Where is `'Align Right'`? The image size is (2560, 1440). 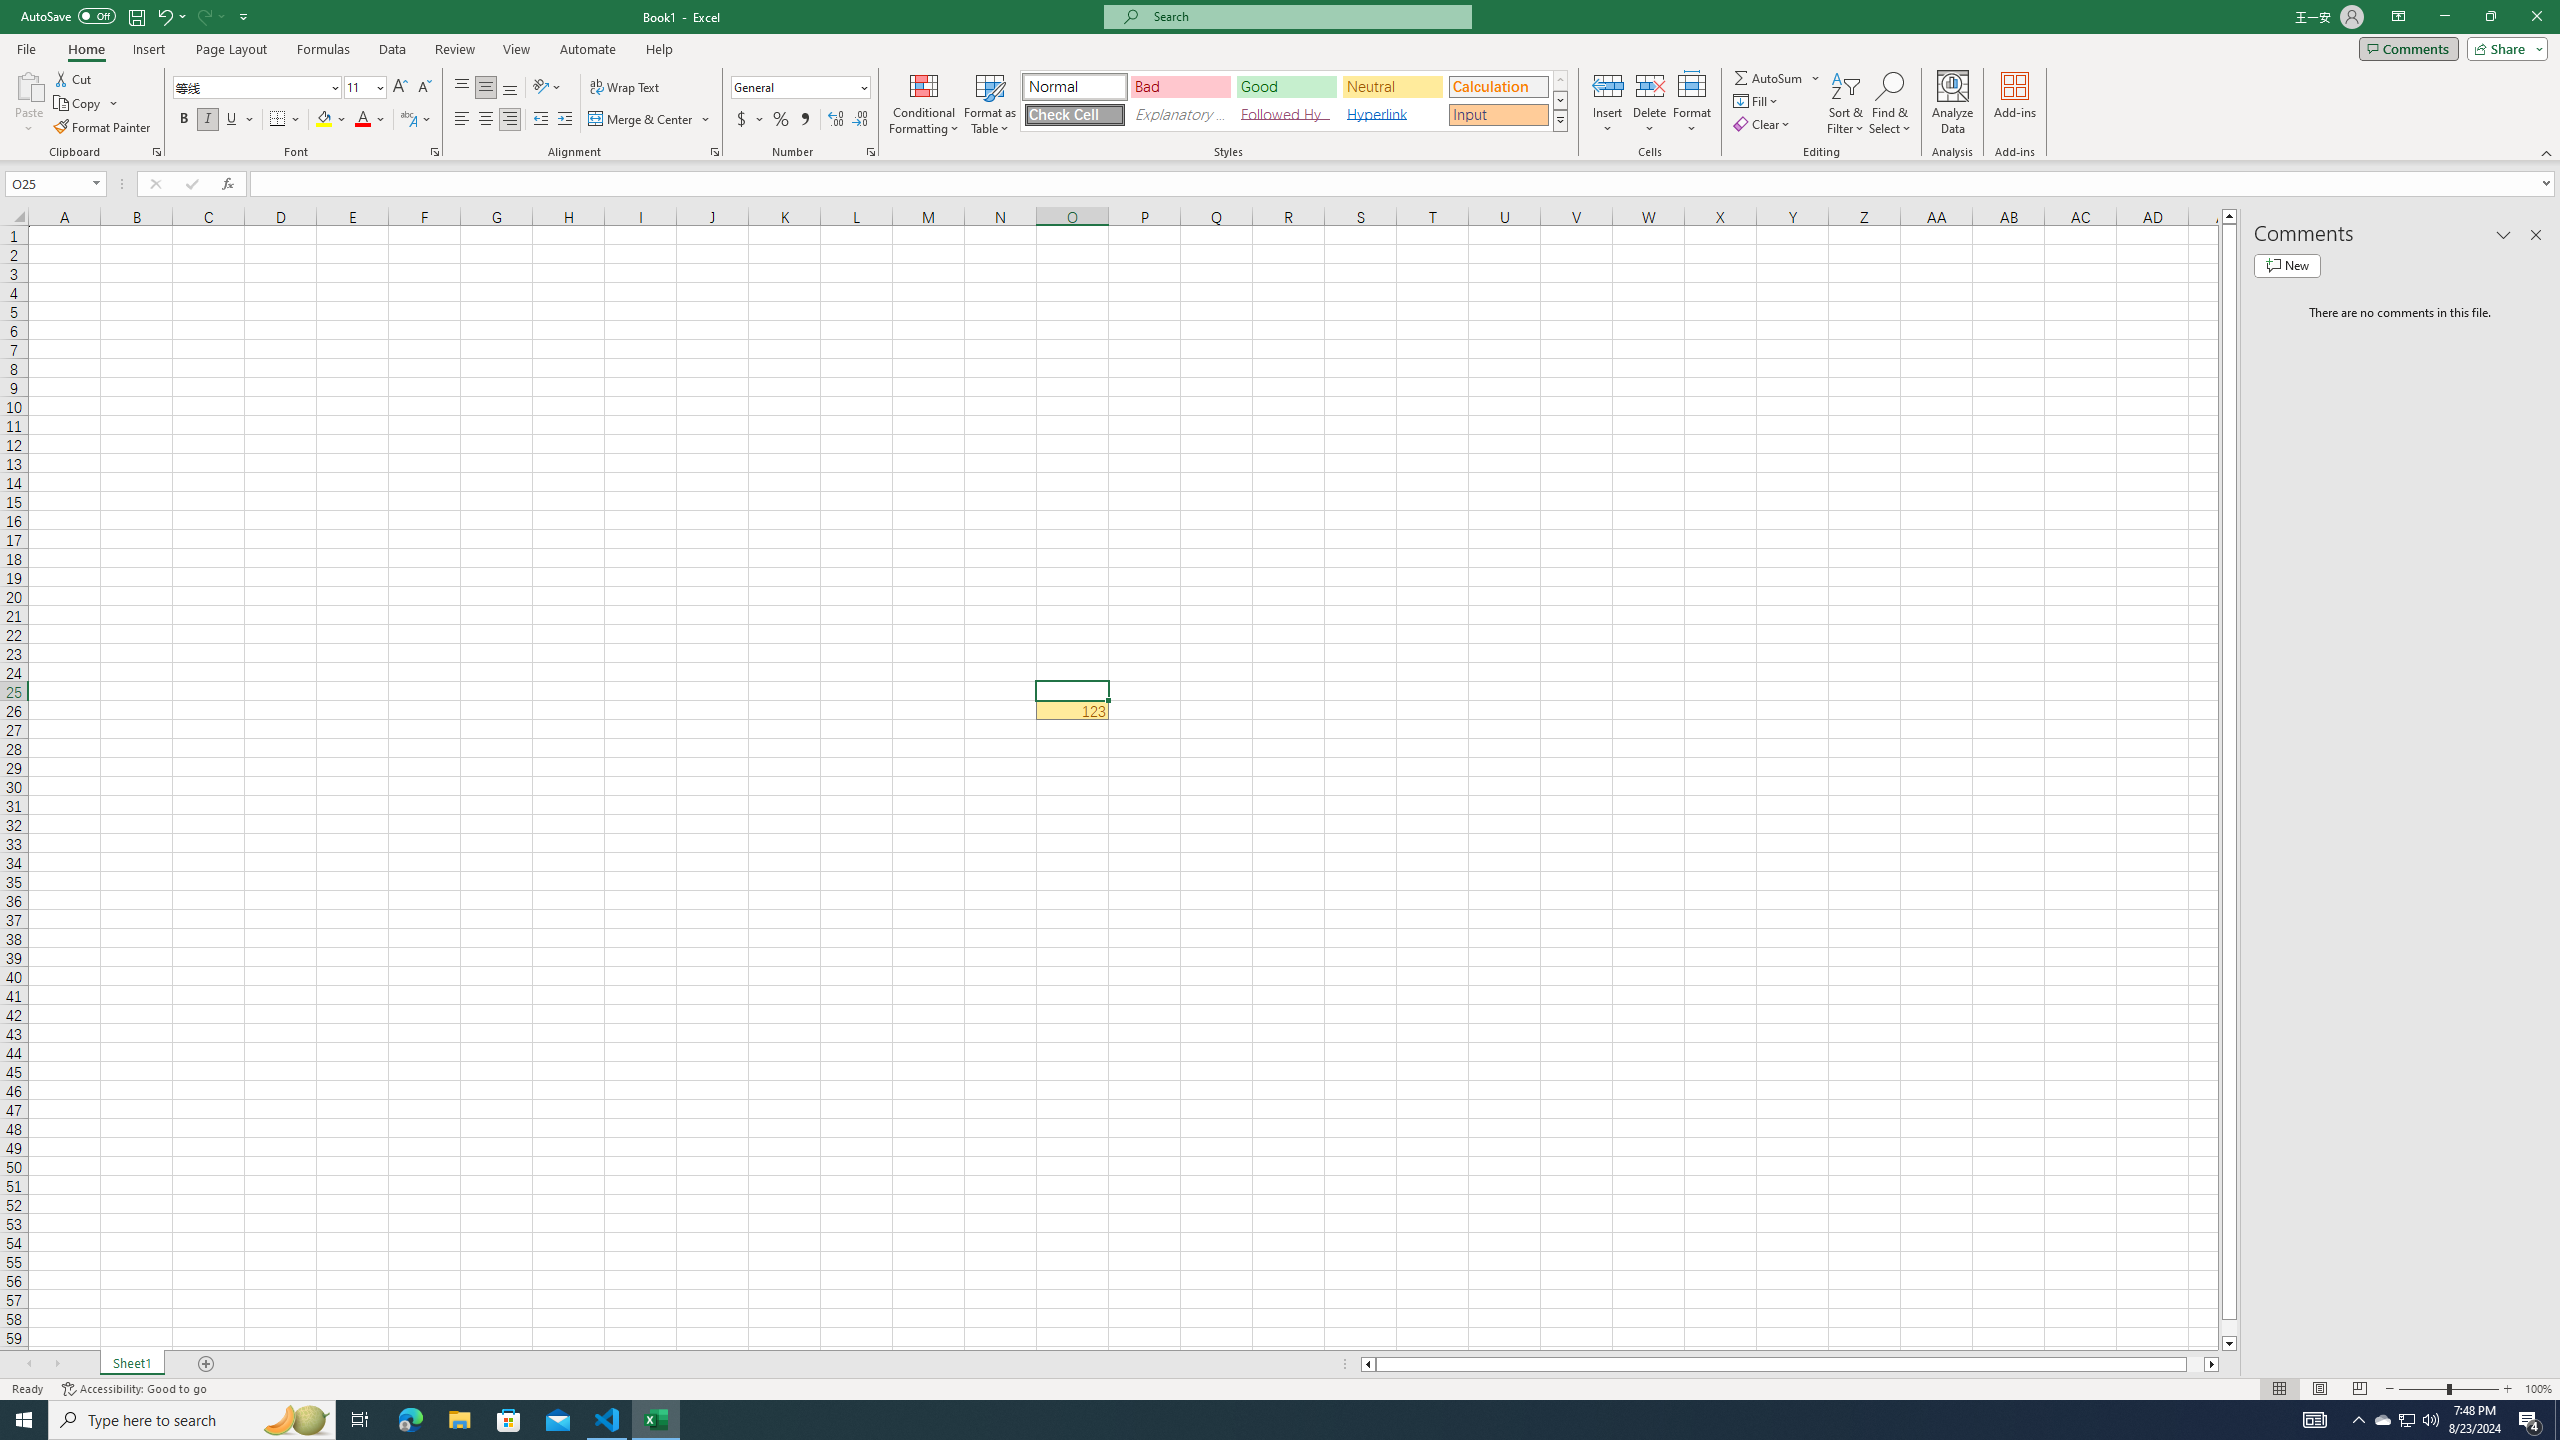 'Align Right' is located at coordinates (509, 118).